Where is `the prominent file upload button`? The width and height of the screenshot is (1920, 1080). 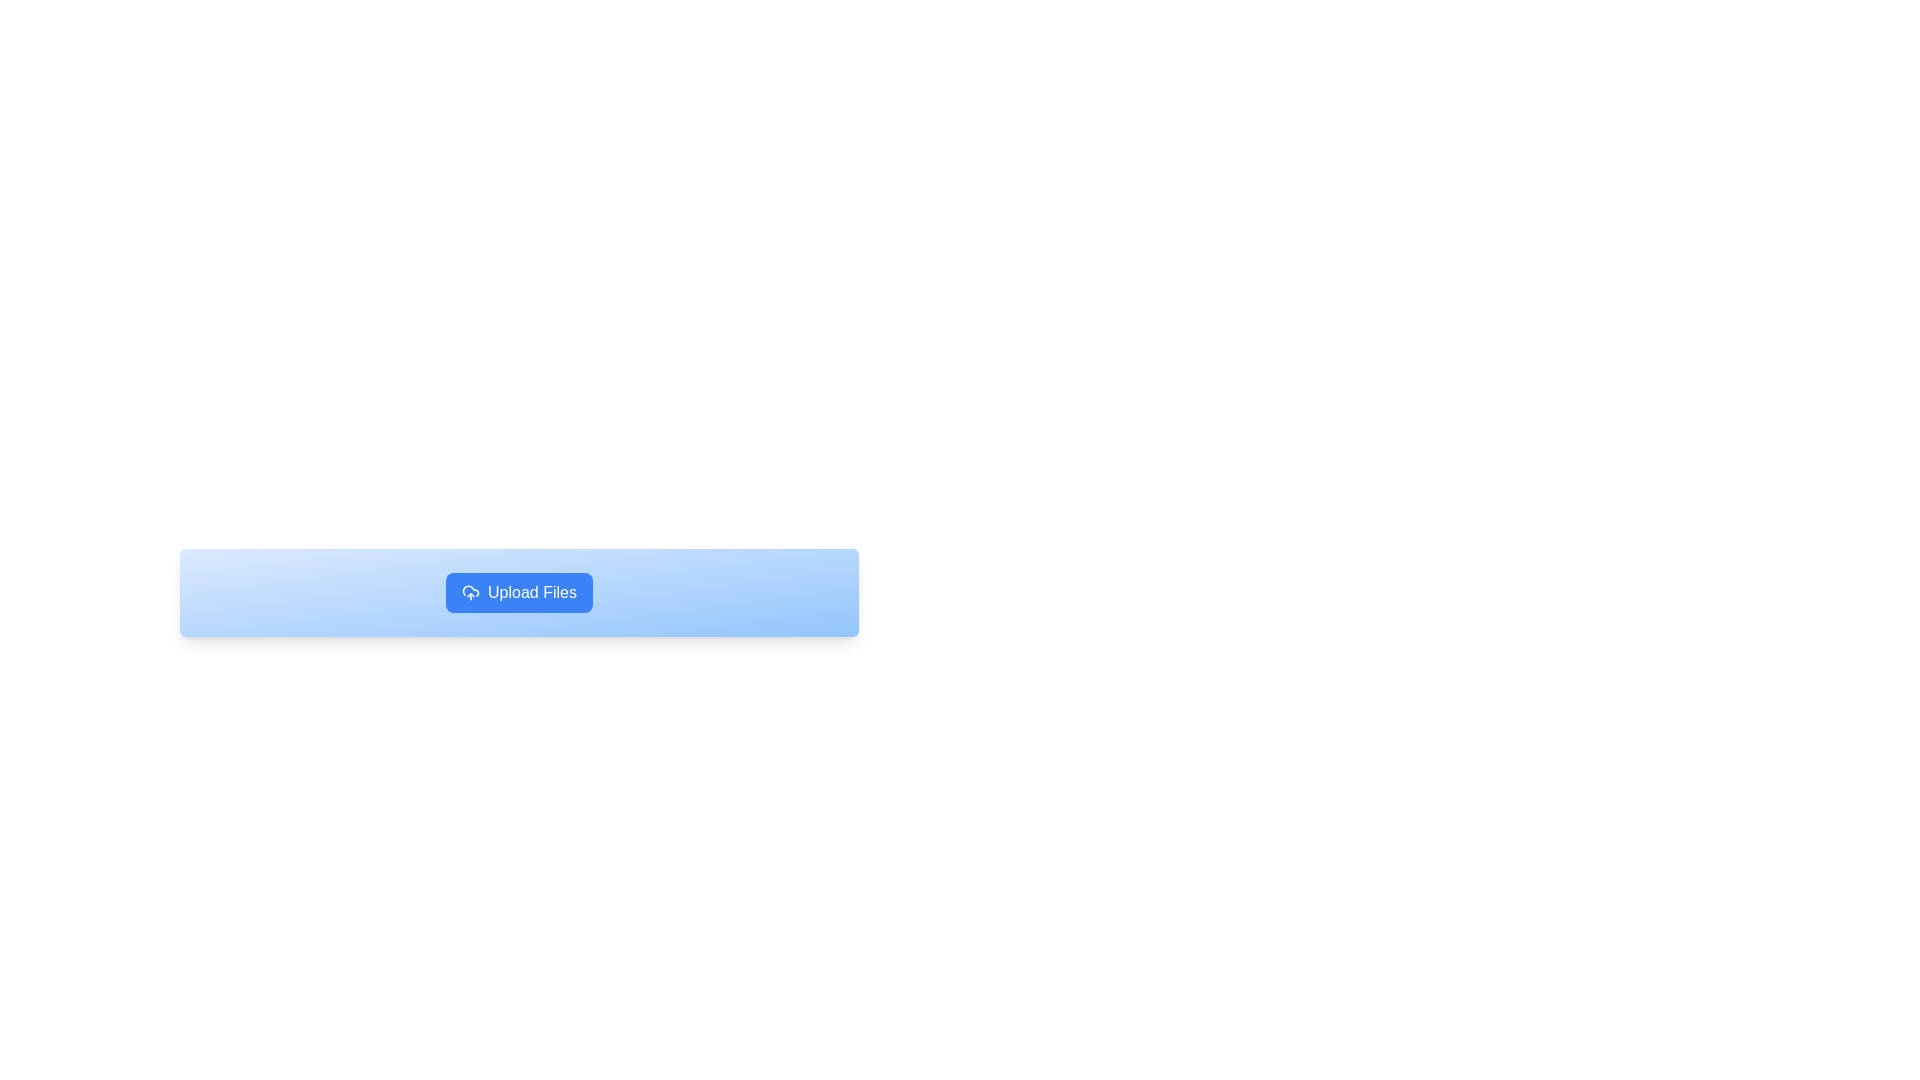
the prominent file upload button is located at coordinates (519, 592).